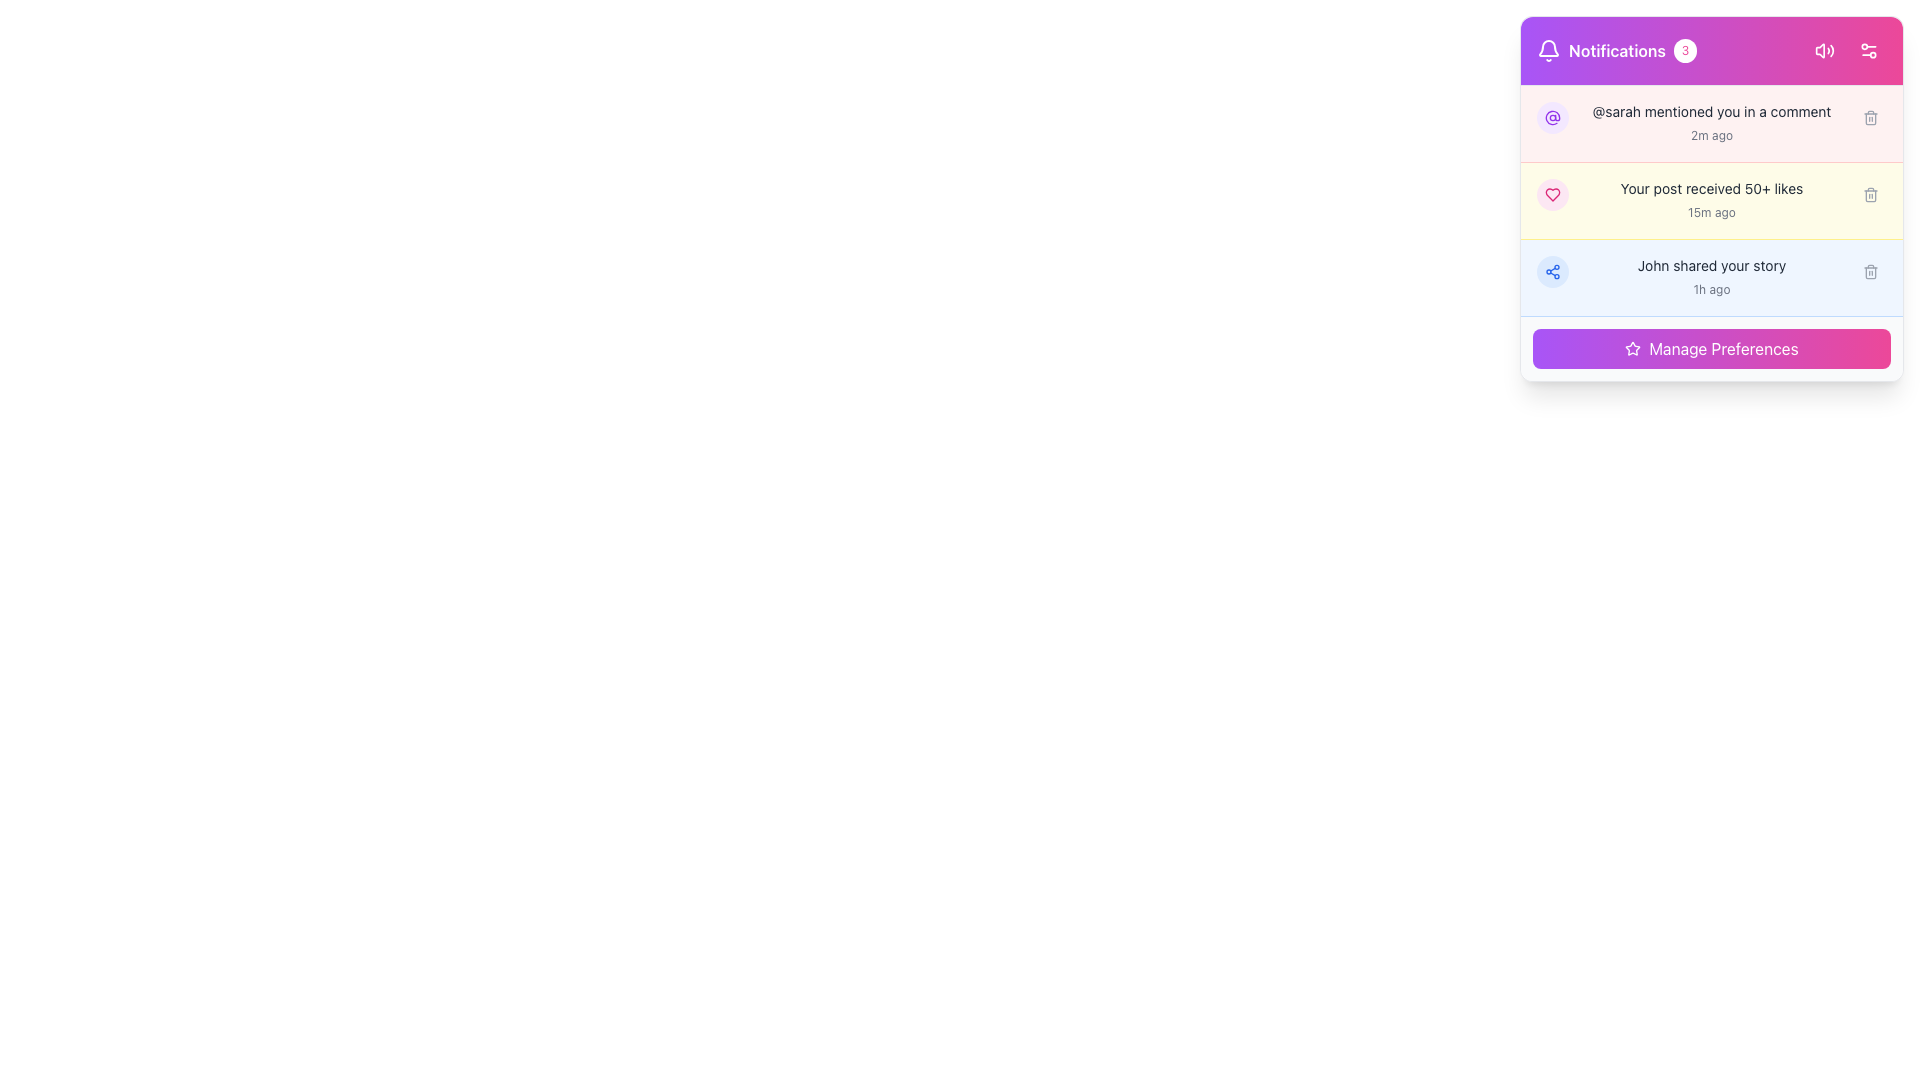 This screenshot has height=1080, width=1920. What do you see at coordinates (1711, 347) in the screenshot?
I see `the preferences management button located at the bottom of the notification module` at bounding box center [1711, 347].